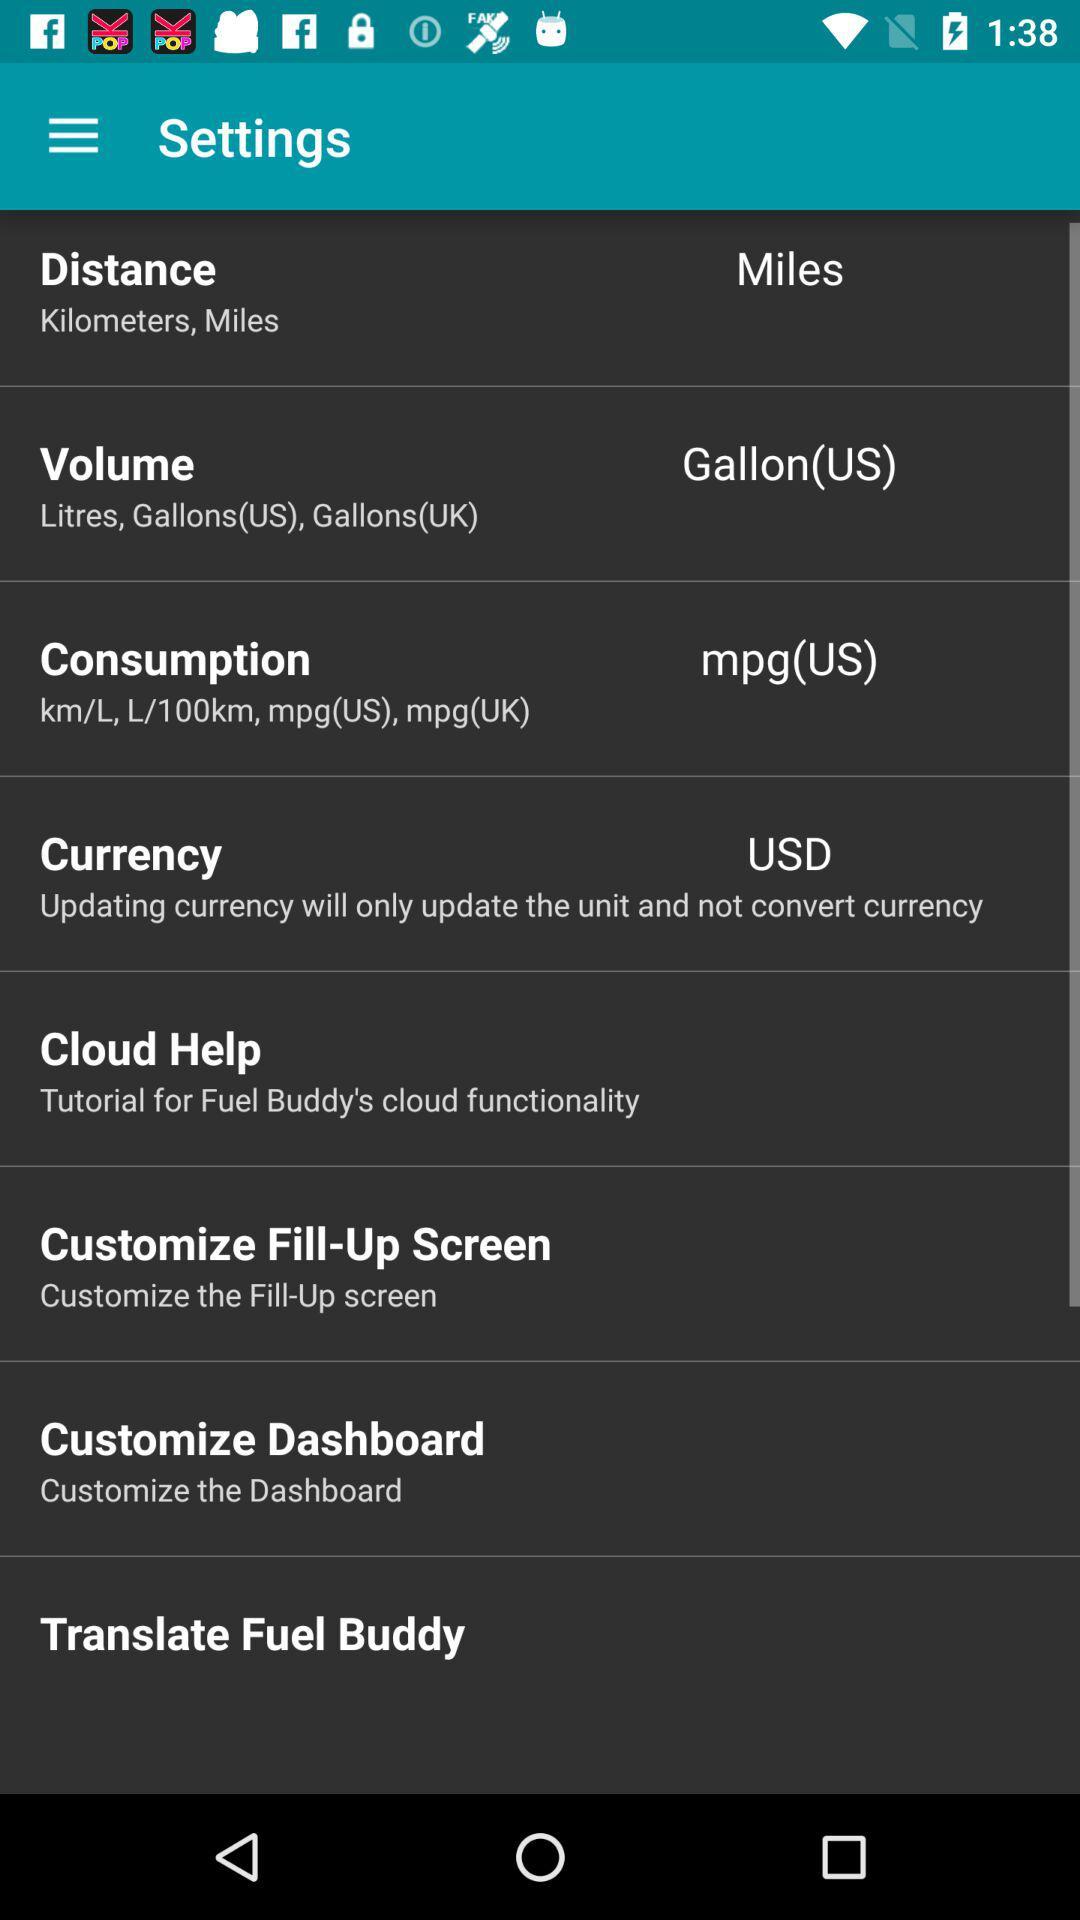  I want to click on the icon next to the settings item, so click(72, 135).